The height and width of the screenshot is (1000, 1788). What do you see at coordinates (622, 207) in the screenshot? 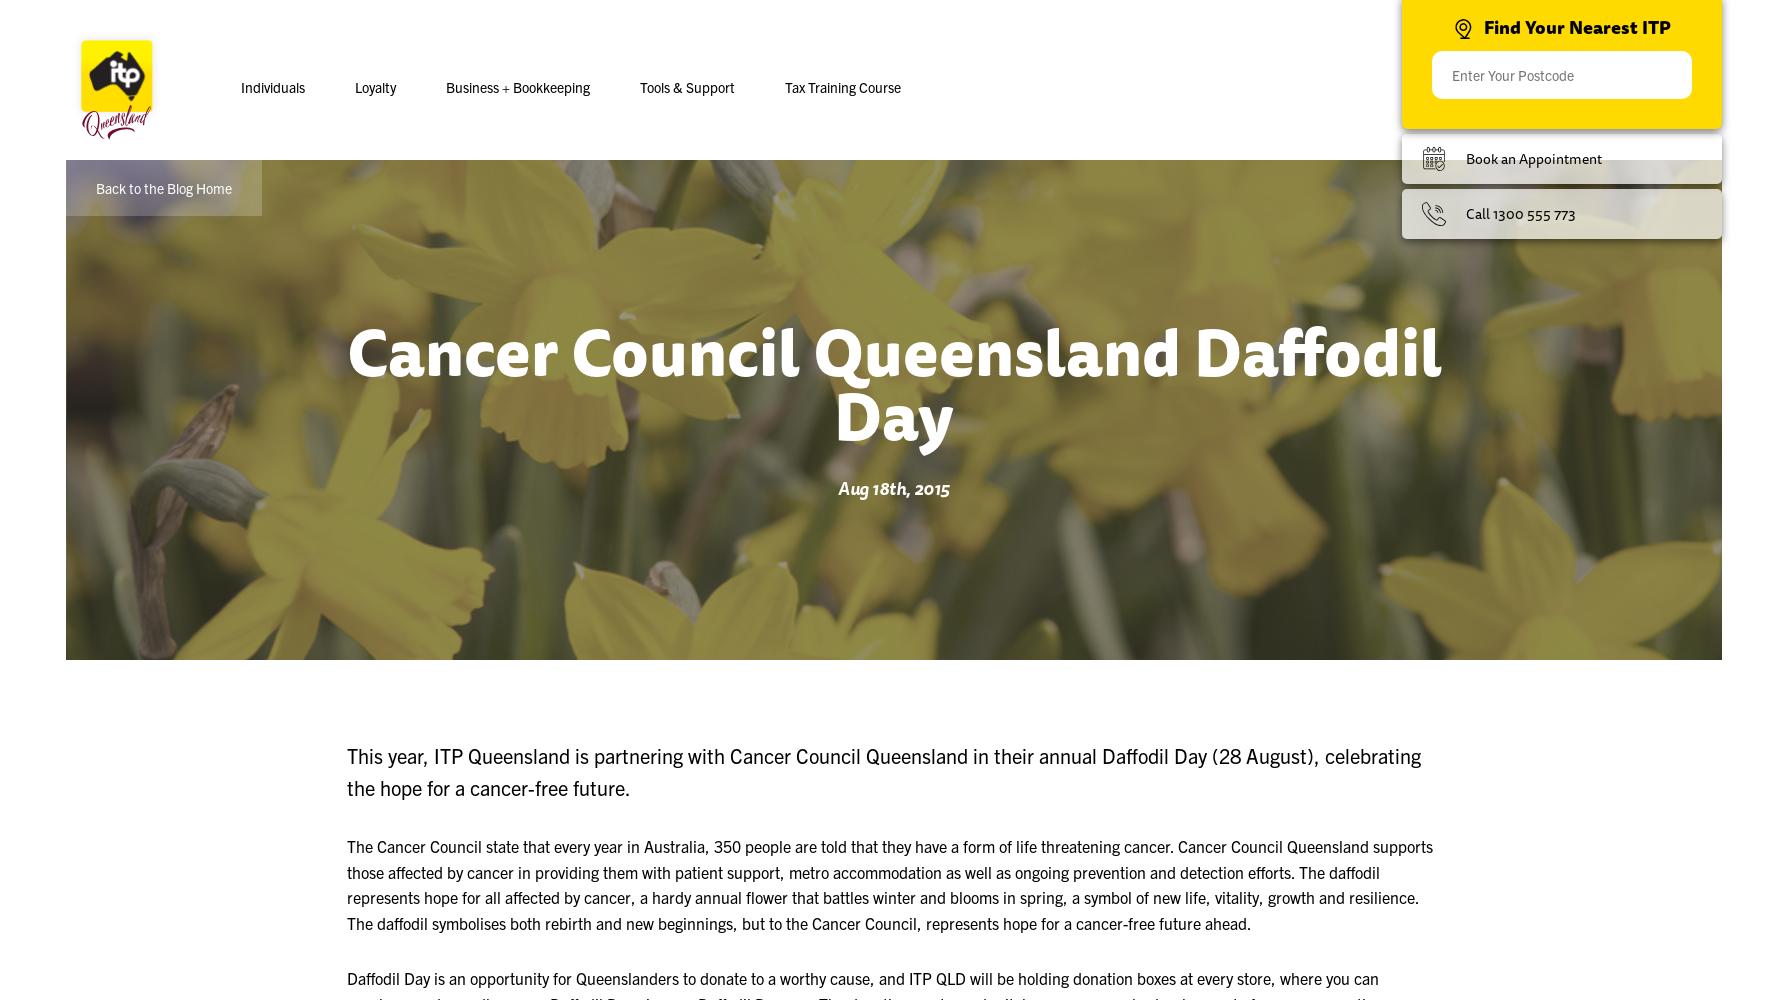
I see `'inOffice Returns'` at bounding box center [622, 207].